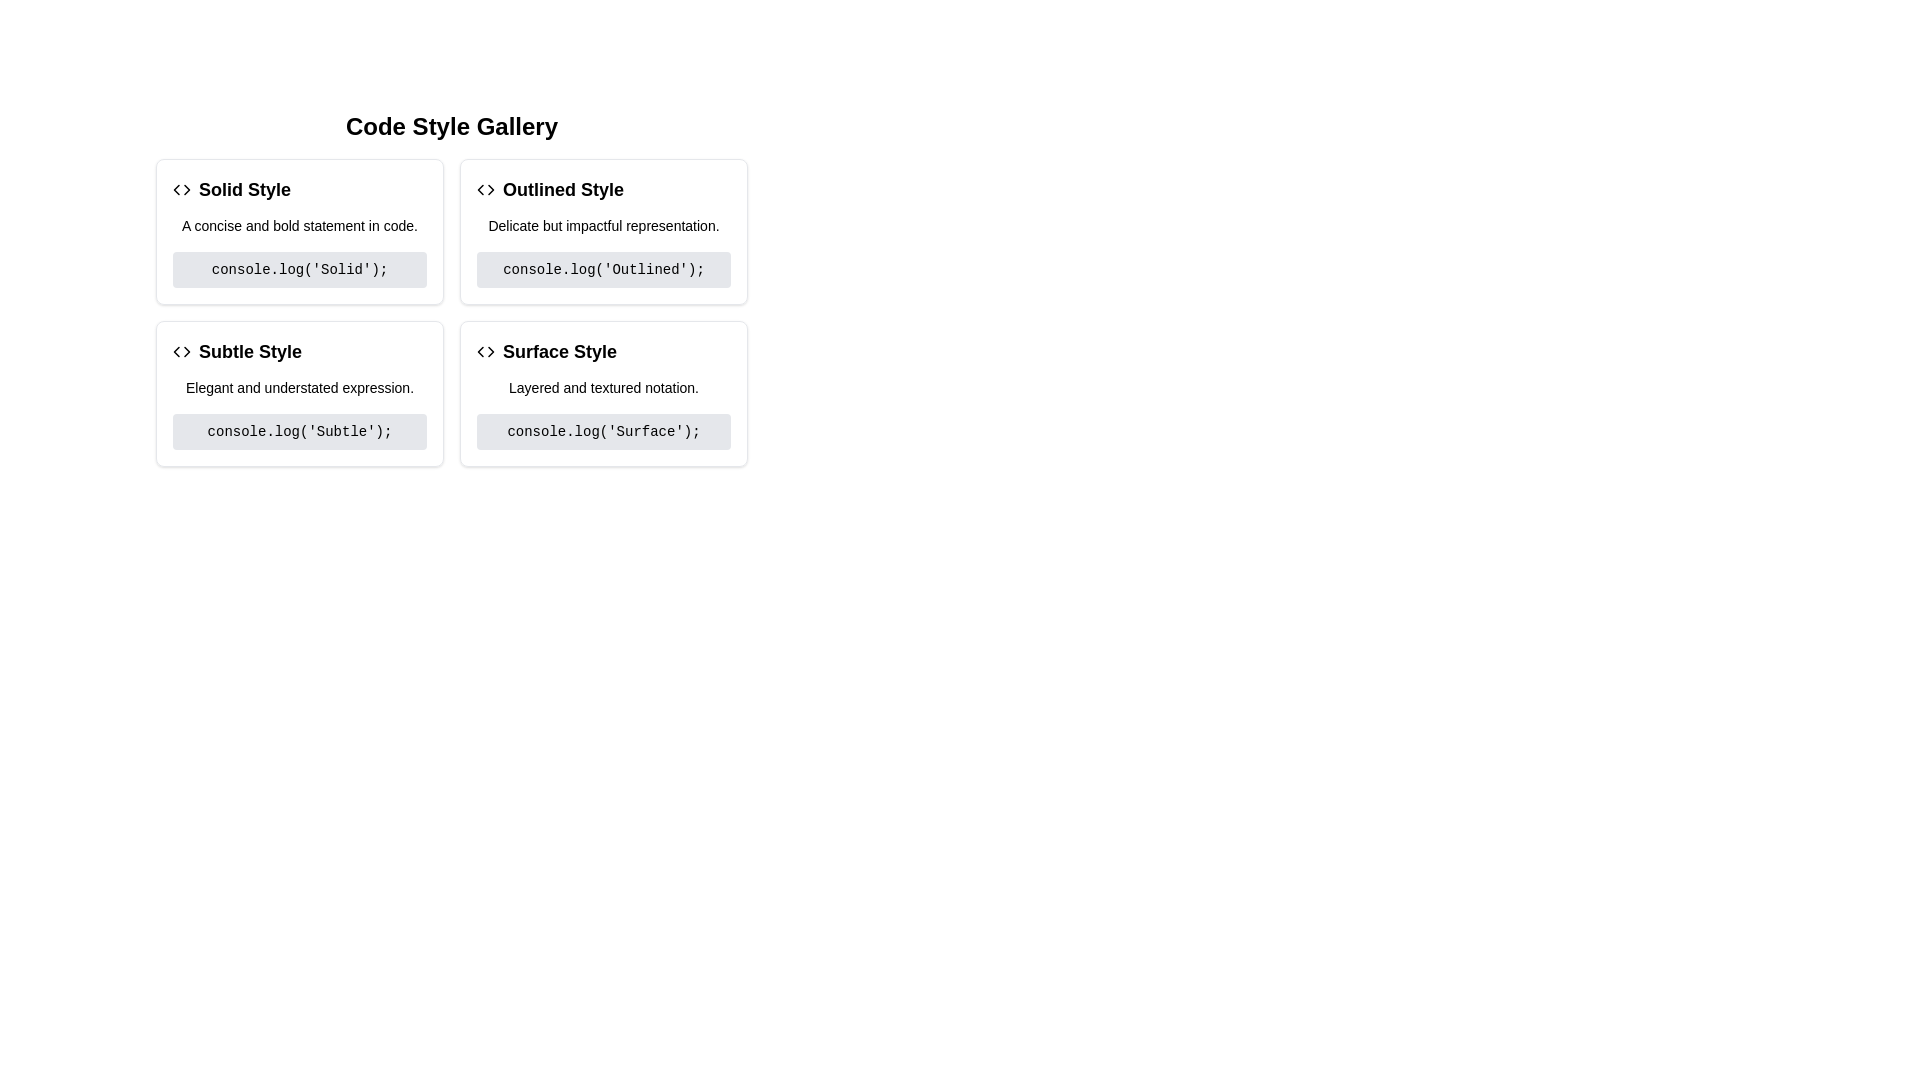 Image resolution: width=1920 pixels, height=1080 pixels. What do you see at coordinates (298, 393) in the screenshot?
I see `the Static content card titled 'Subtle Style', which contains the subtitle 'Elegant and understated expression.' and a code snippet 'console.log('Subtle');'. This card is the third in a grid layout of four cards, located in the bottom-left corner` at bounding box center [298, 393].